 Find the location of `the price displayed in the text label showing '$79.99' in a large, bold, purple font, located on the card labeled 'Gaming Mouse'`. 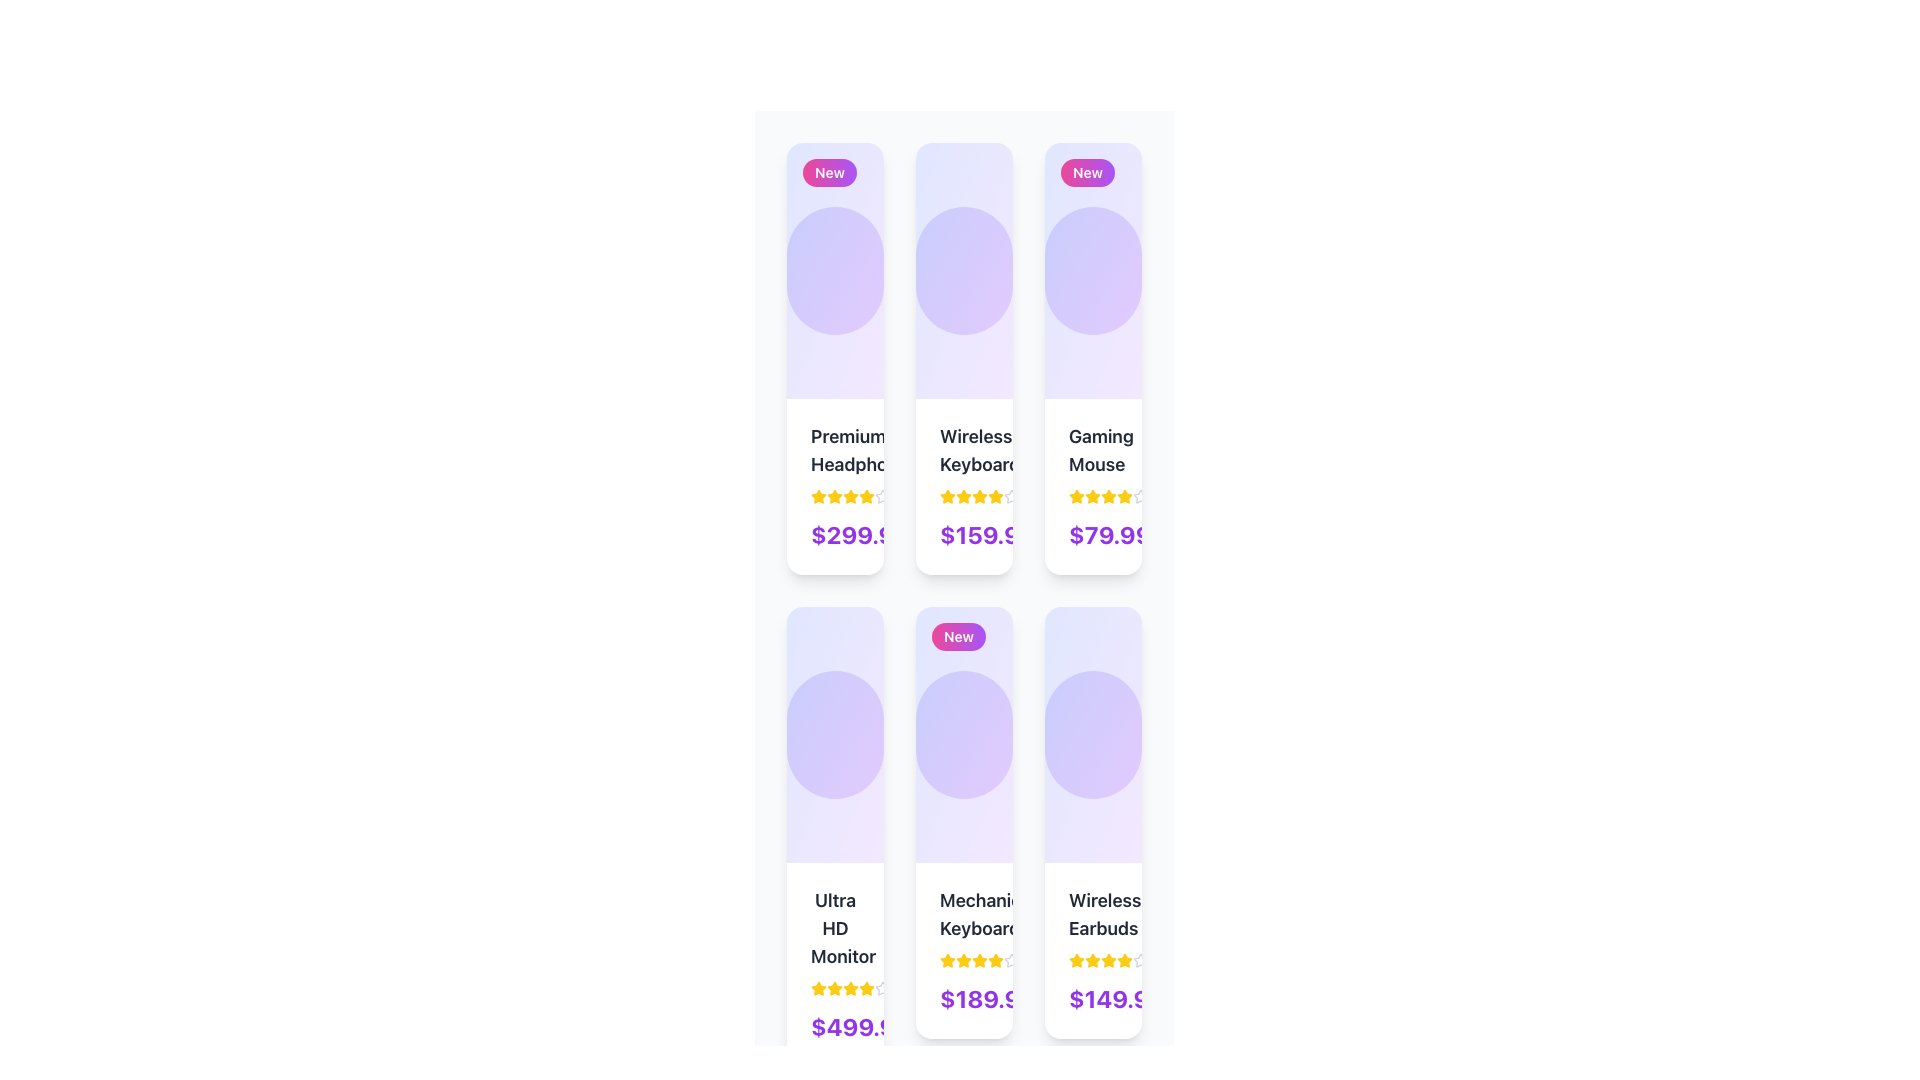

the price displayed in the text label showing '$79.99' in a large, bold, purple font, located on the card labeled 'Gaming Mouse' is located at coordinates (1109, 534).